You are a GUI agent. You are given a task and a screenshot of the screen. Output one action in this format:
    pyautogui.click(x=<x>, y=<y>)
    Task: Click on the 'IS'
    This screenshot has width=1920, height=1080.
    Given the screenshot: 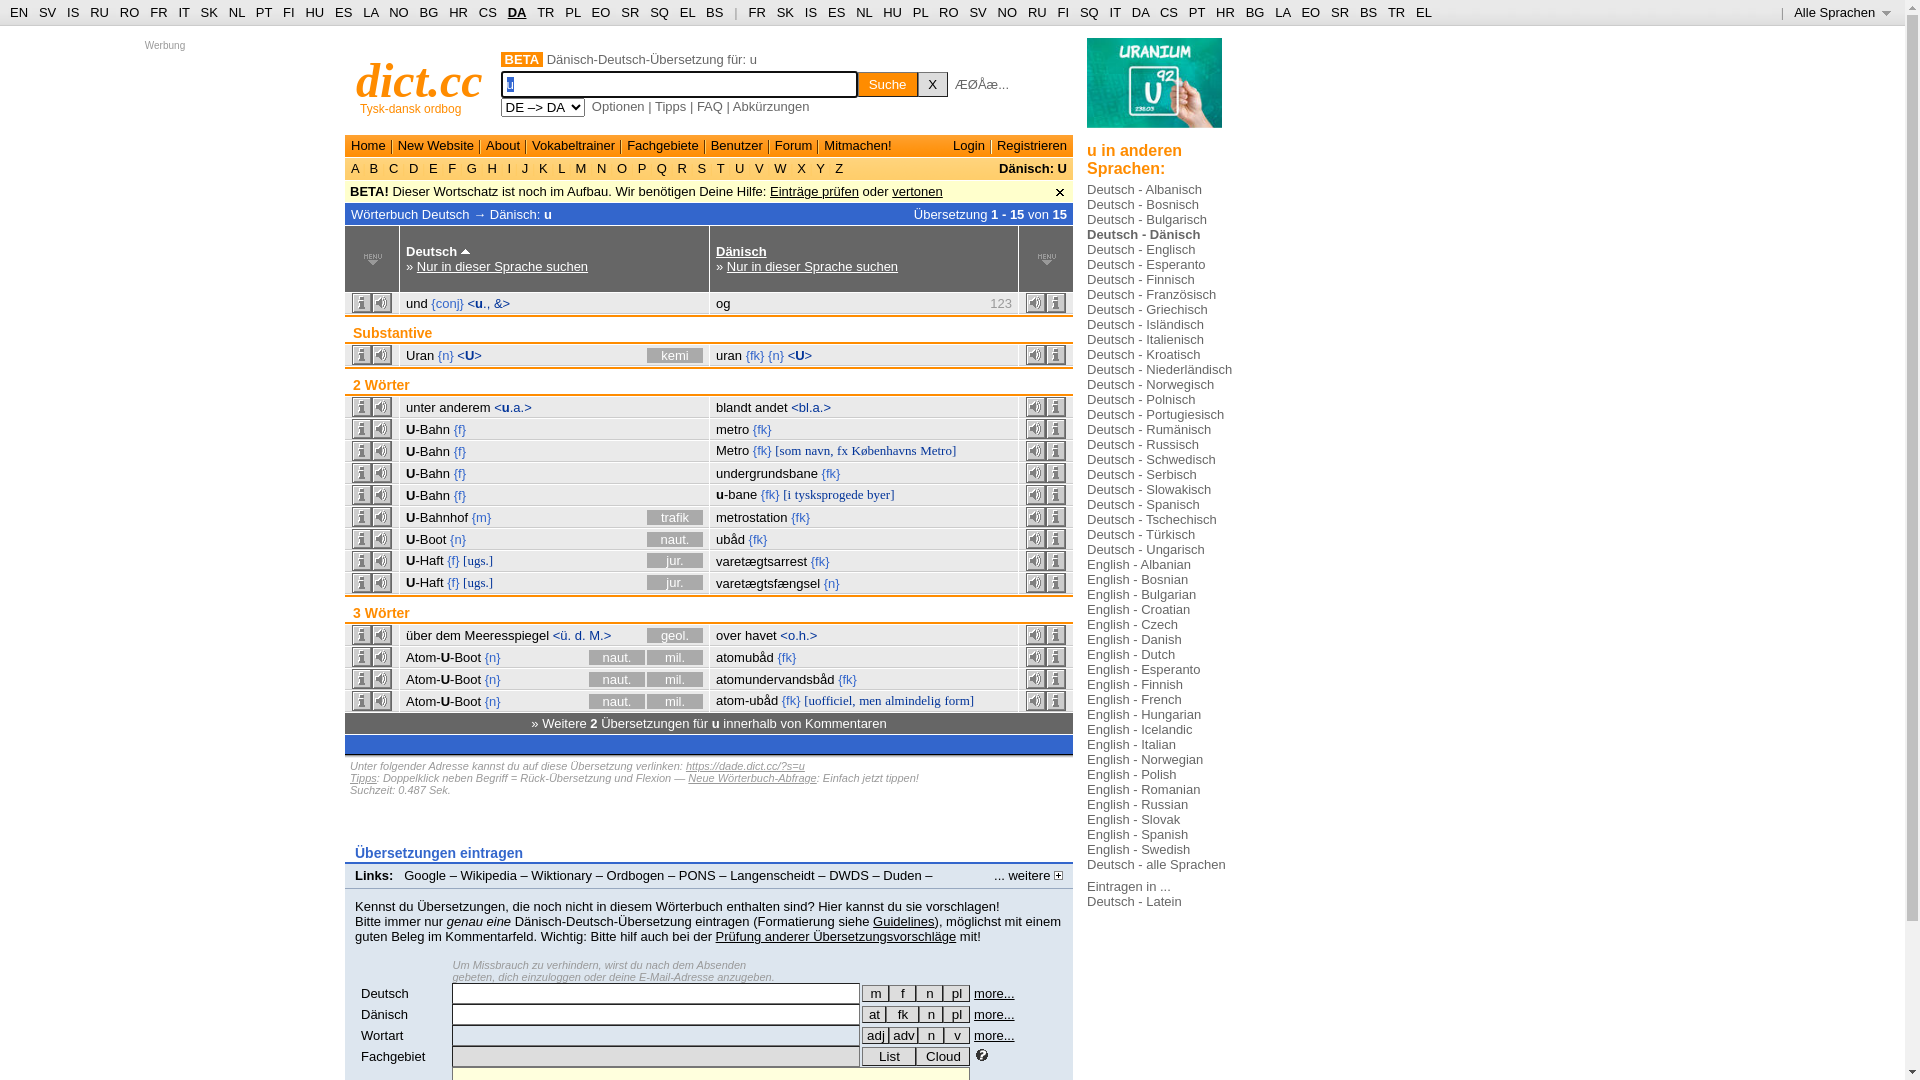 What is the action you would take?
    pyautogui.click(x=811, y=12)
    